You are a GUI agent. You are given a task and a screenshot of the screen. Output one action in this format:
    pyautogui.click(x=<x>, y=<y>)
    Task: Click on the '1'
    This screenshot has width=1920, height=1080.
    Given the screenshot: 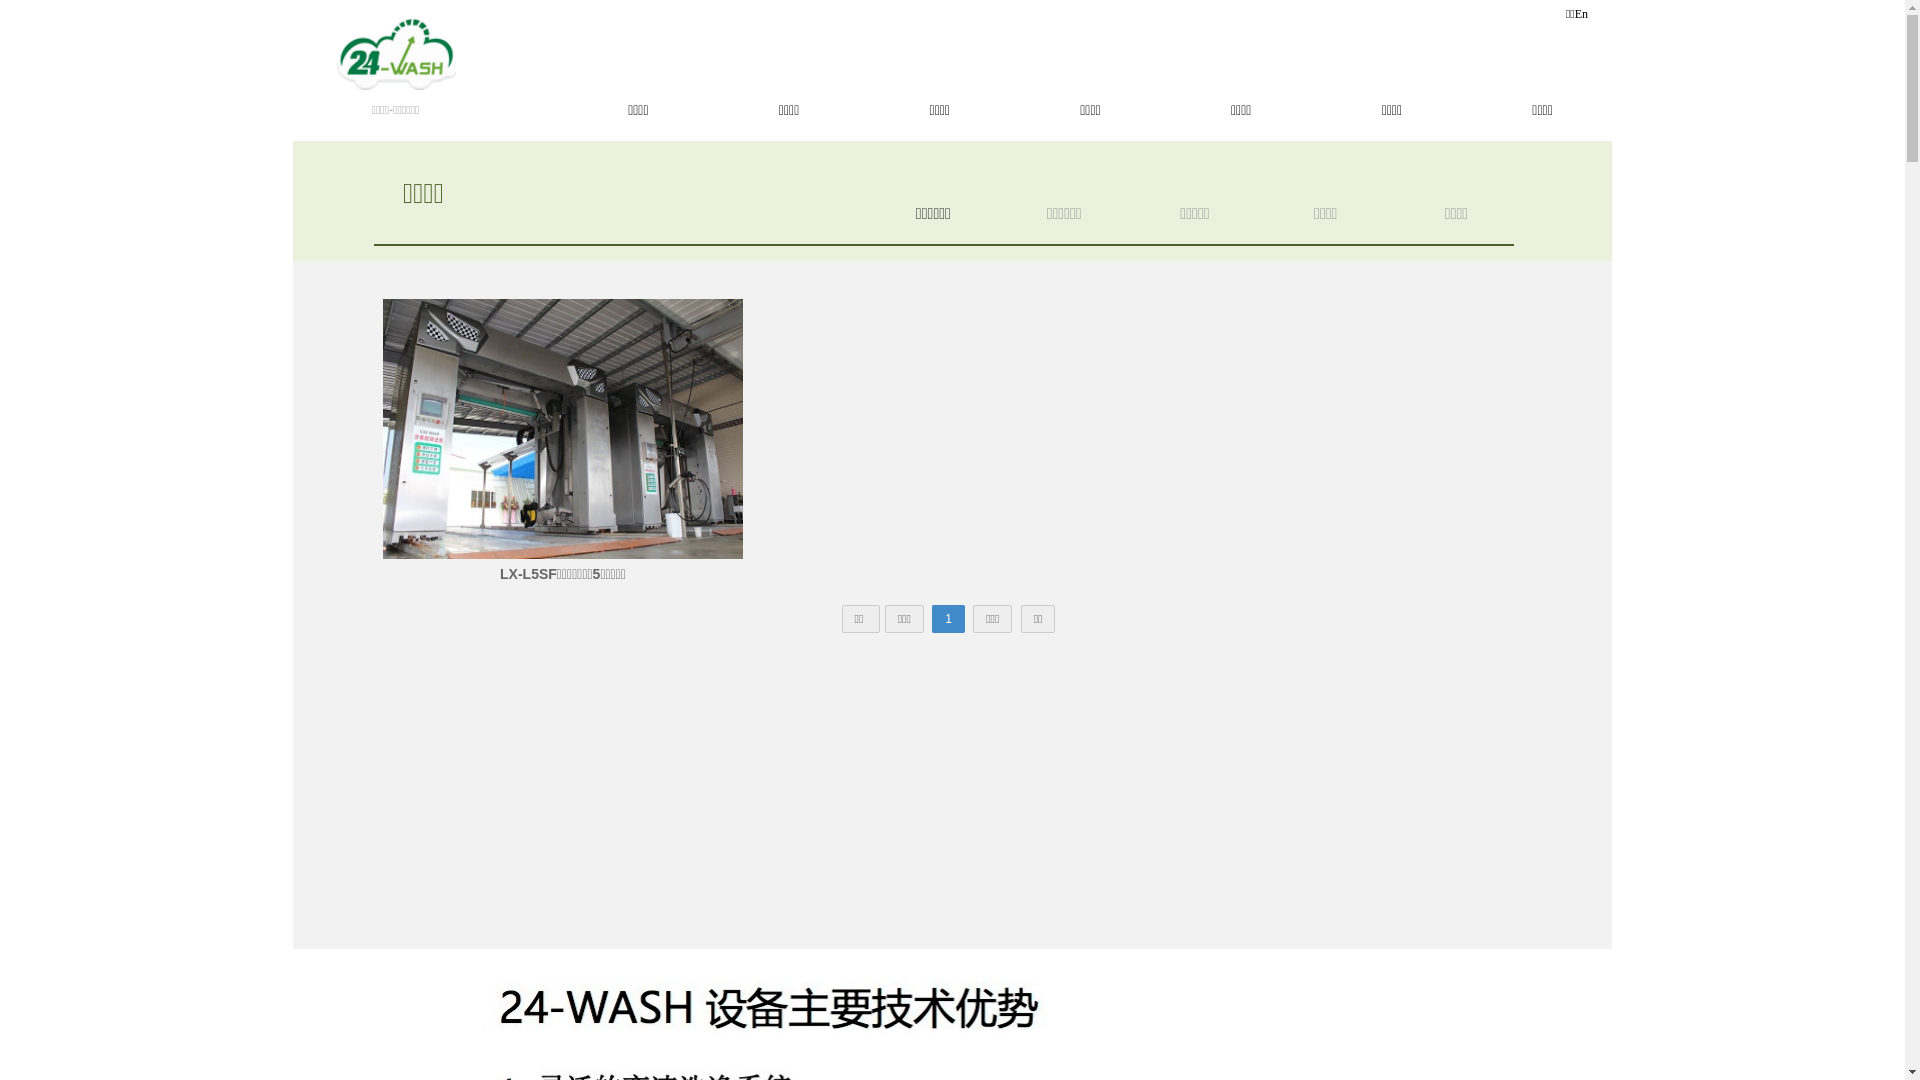 What is the action you would take?
    pyautogui.click(x=930, y=617)
    